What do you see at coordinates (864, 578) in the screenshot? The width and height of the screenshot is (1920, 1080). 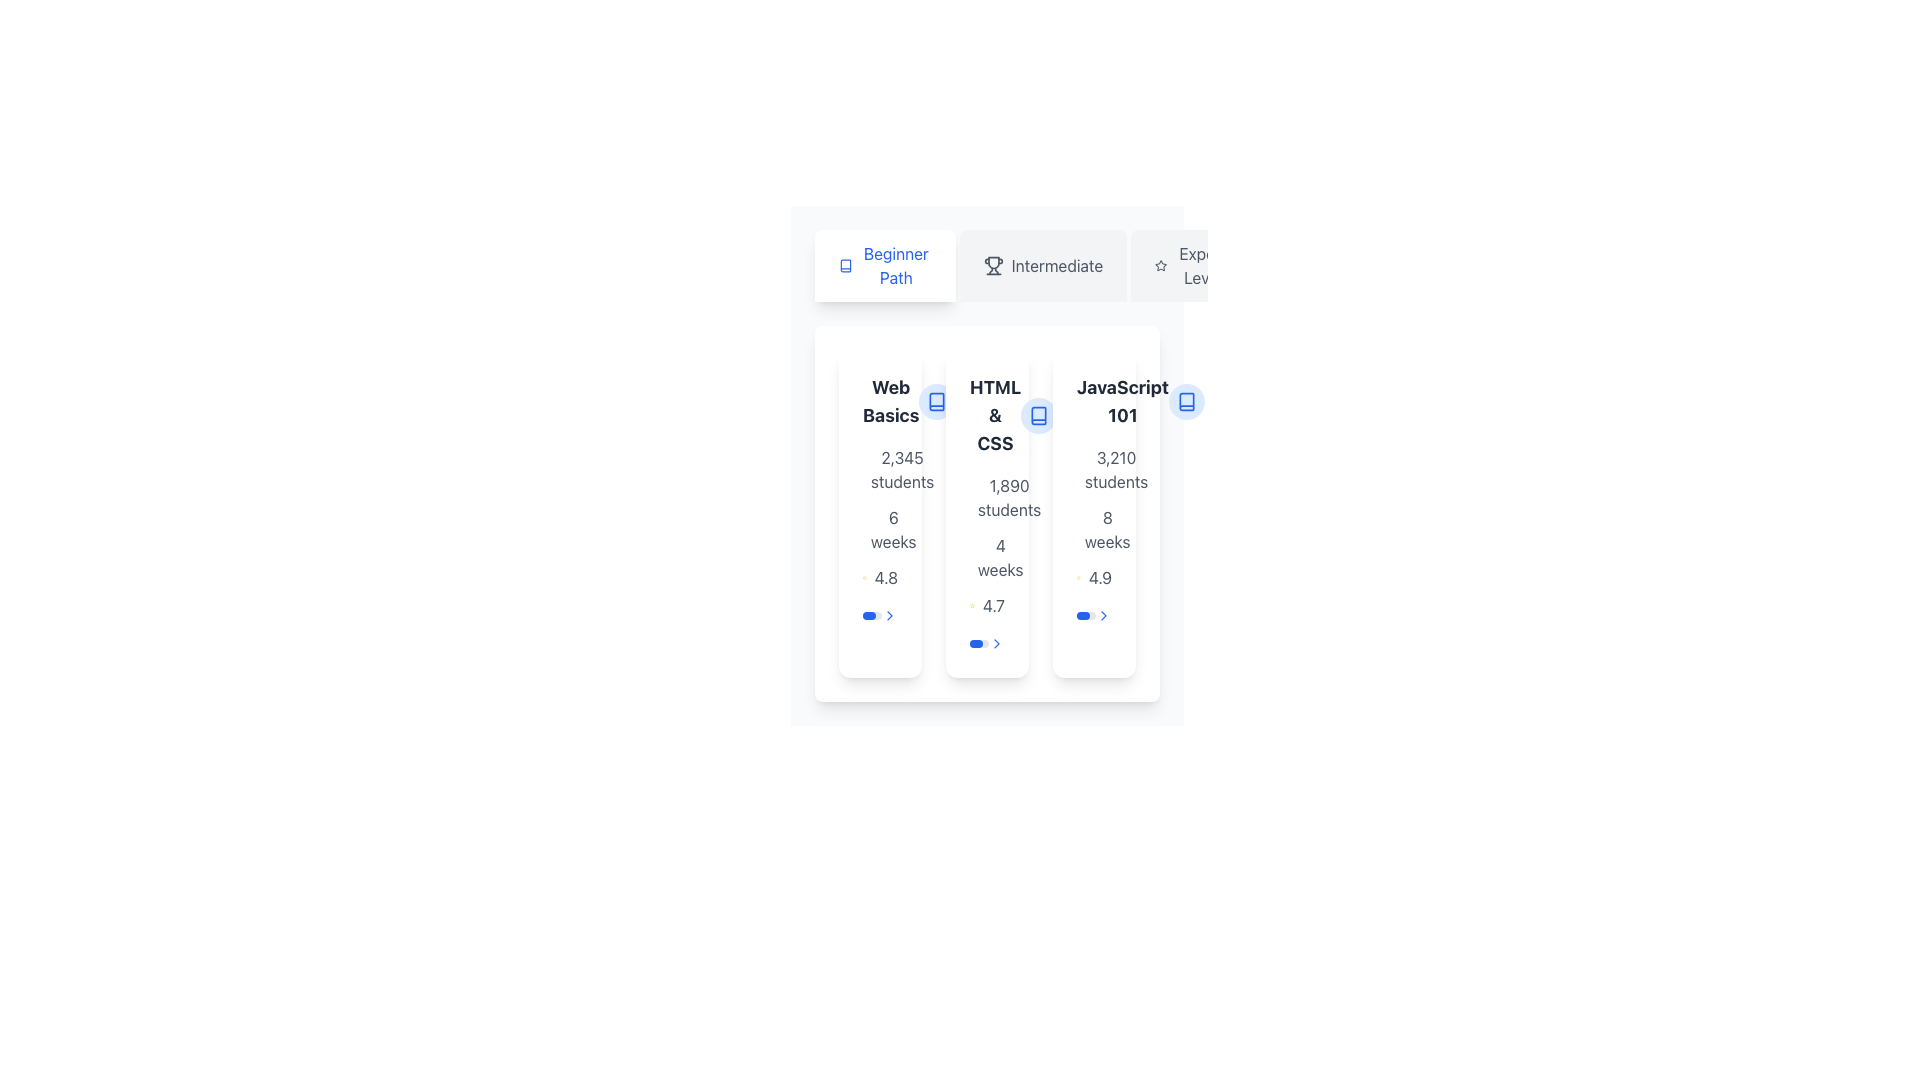 I see `the star icon representing a rating of '4.8' on the left side of the numerical rating text within a course information card` at bounding box center [864, 578].